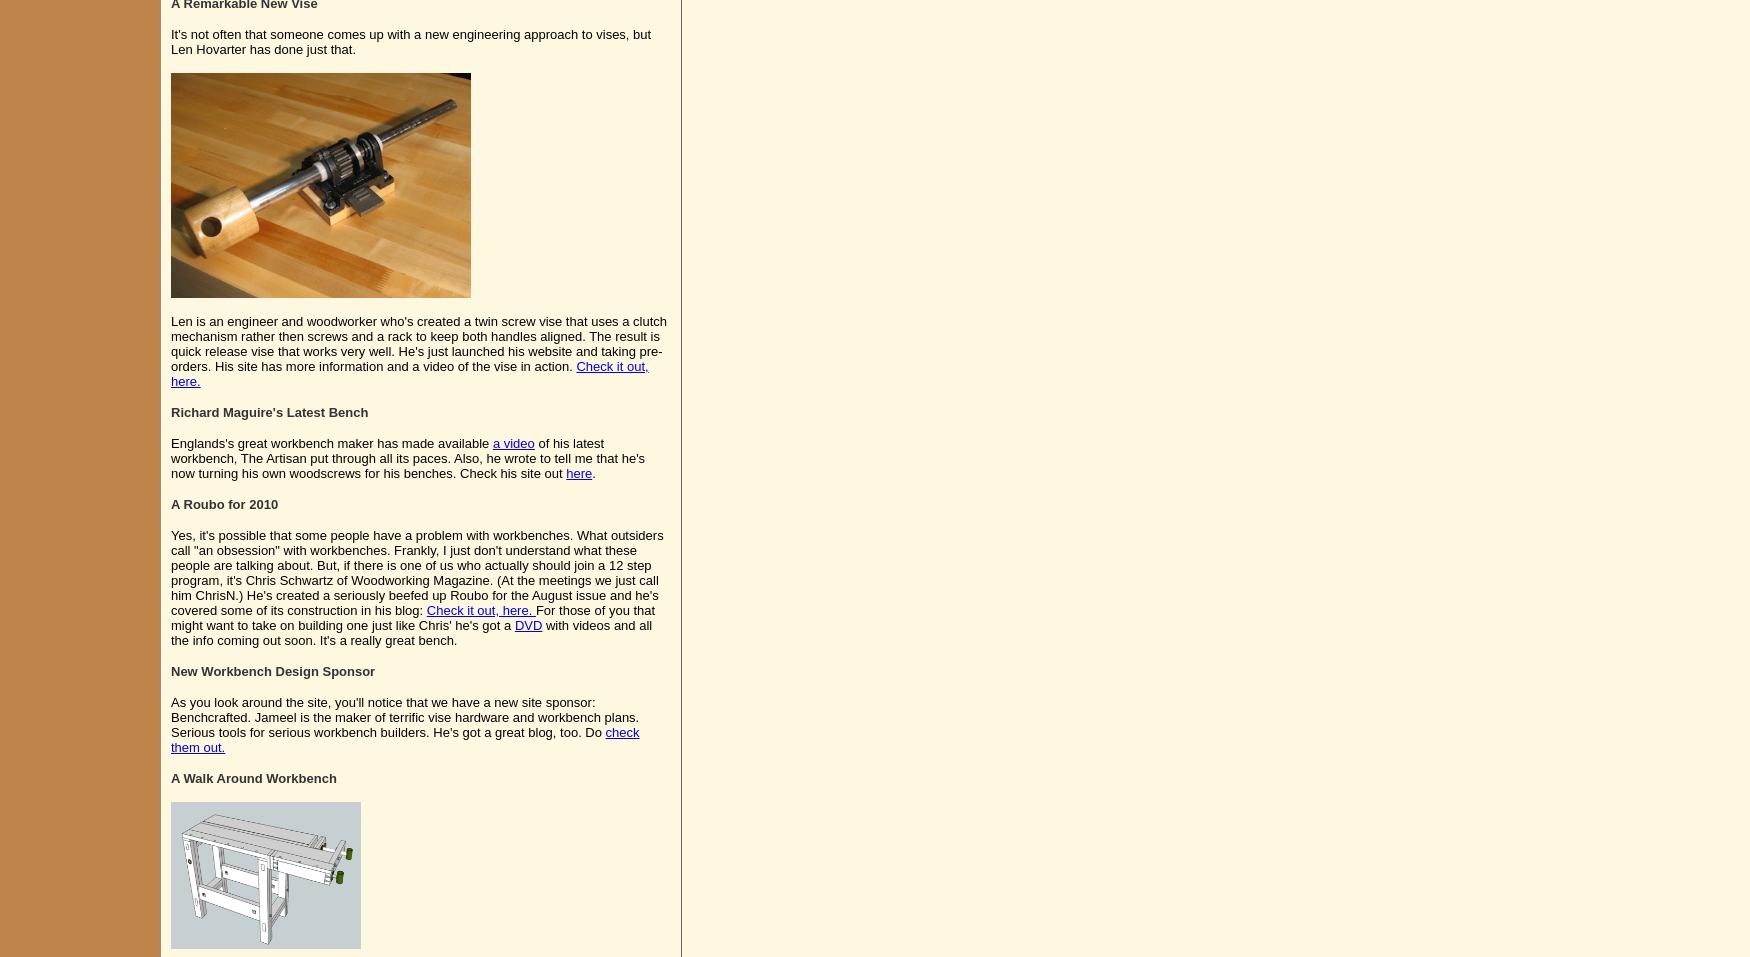 This screenshot has width=1750, height=957. I want to click on 'New Workbench Design Sponsor', so click(169, 671).